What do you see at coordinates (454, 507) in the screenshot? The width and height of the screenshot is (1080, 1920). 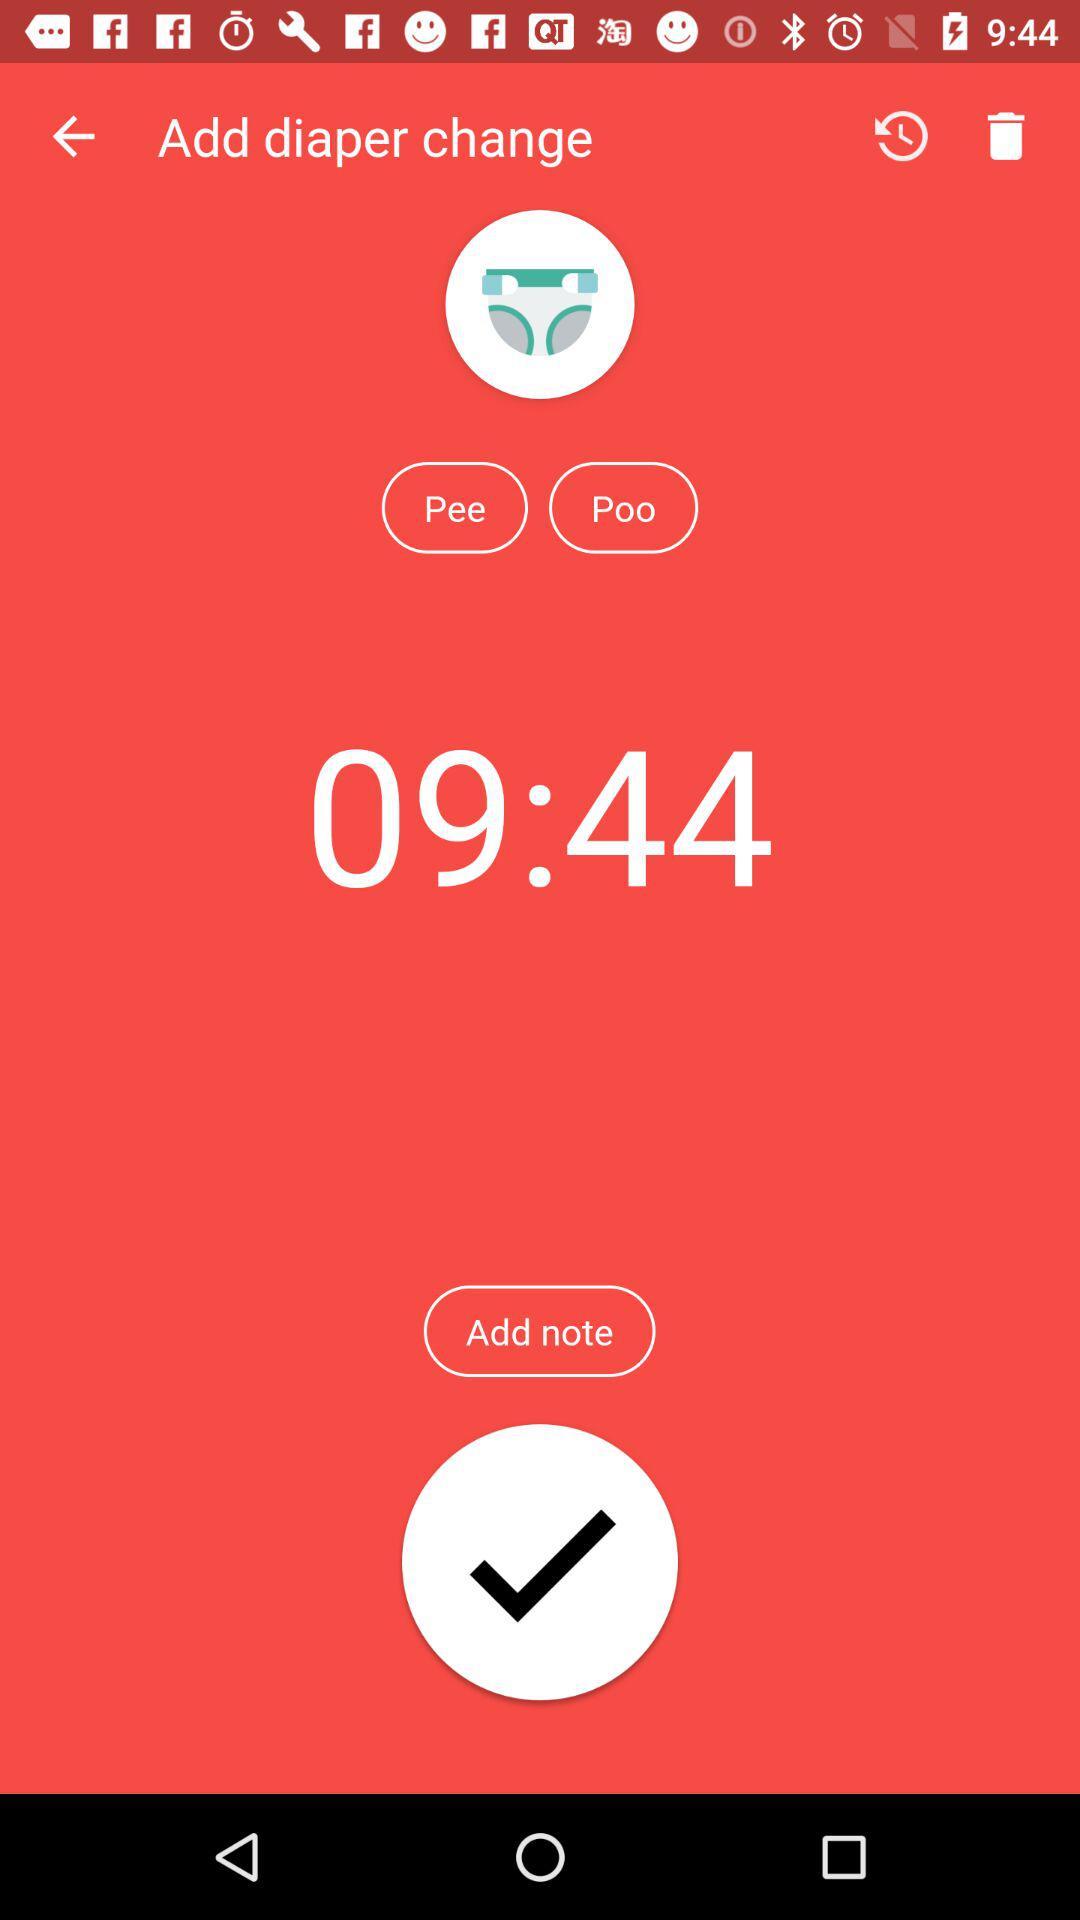 I see `icon next to the poo icon` at bounding box center [454, 507].